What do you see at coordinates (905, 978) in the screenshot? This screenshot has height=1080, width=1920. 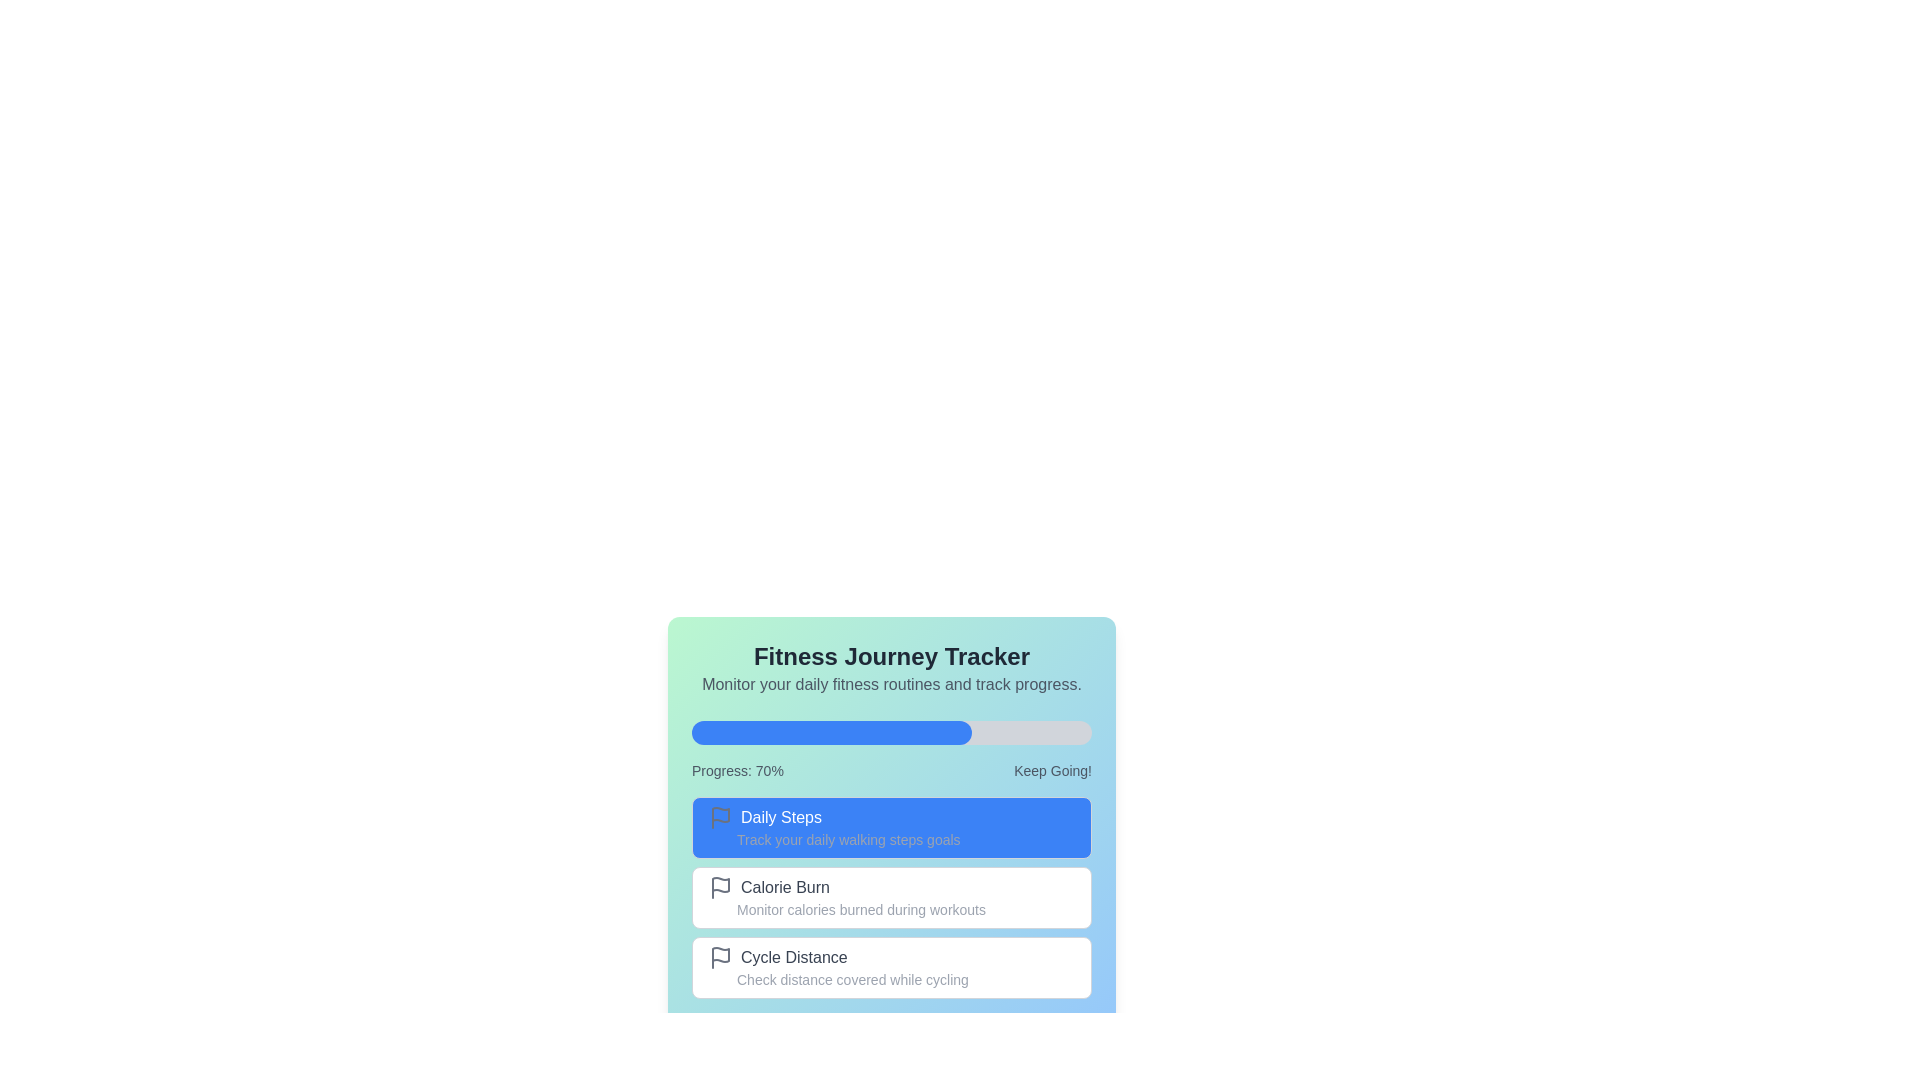 I see `the static text label that reads 'Check distance covered while cycling', which is styled in a smaller, gray font and positioned within the 'Cycle Distance' section below the bold header and to the right of a flag icon` at bounding box center [905, 978].